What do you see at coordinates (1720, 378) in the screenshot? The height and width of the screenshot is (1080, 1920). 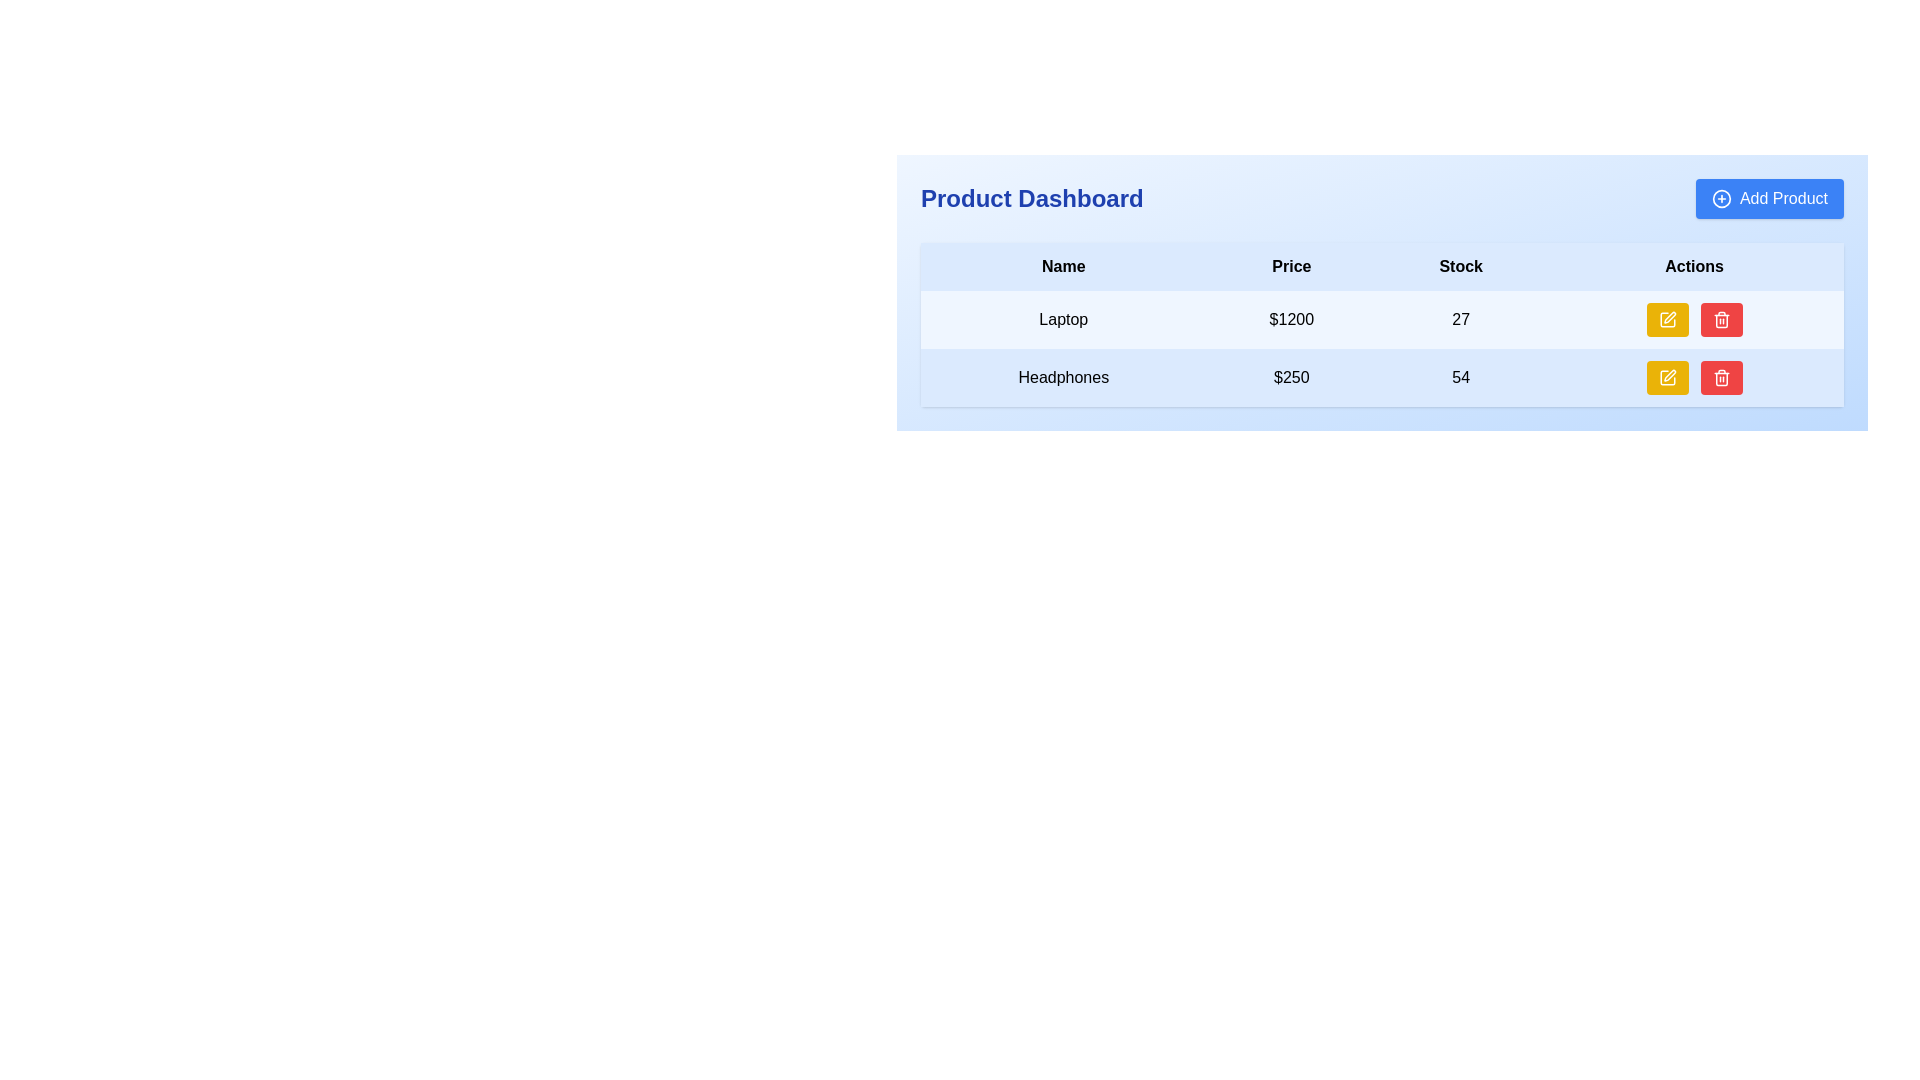 I see `the red delete button with a trash bin icon located in the 'Actions' column of the second row of the table` at bounding box center [1720, 378].